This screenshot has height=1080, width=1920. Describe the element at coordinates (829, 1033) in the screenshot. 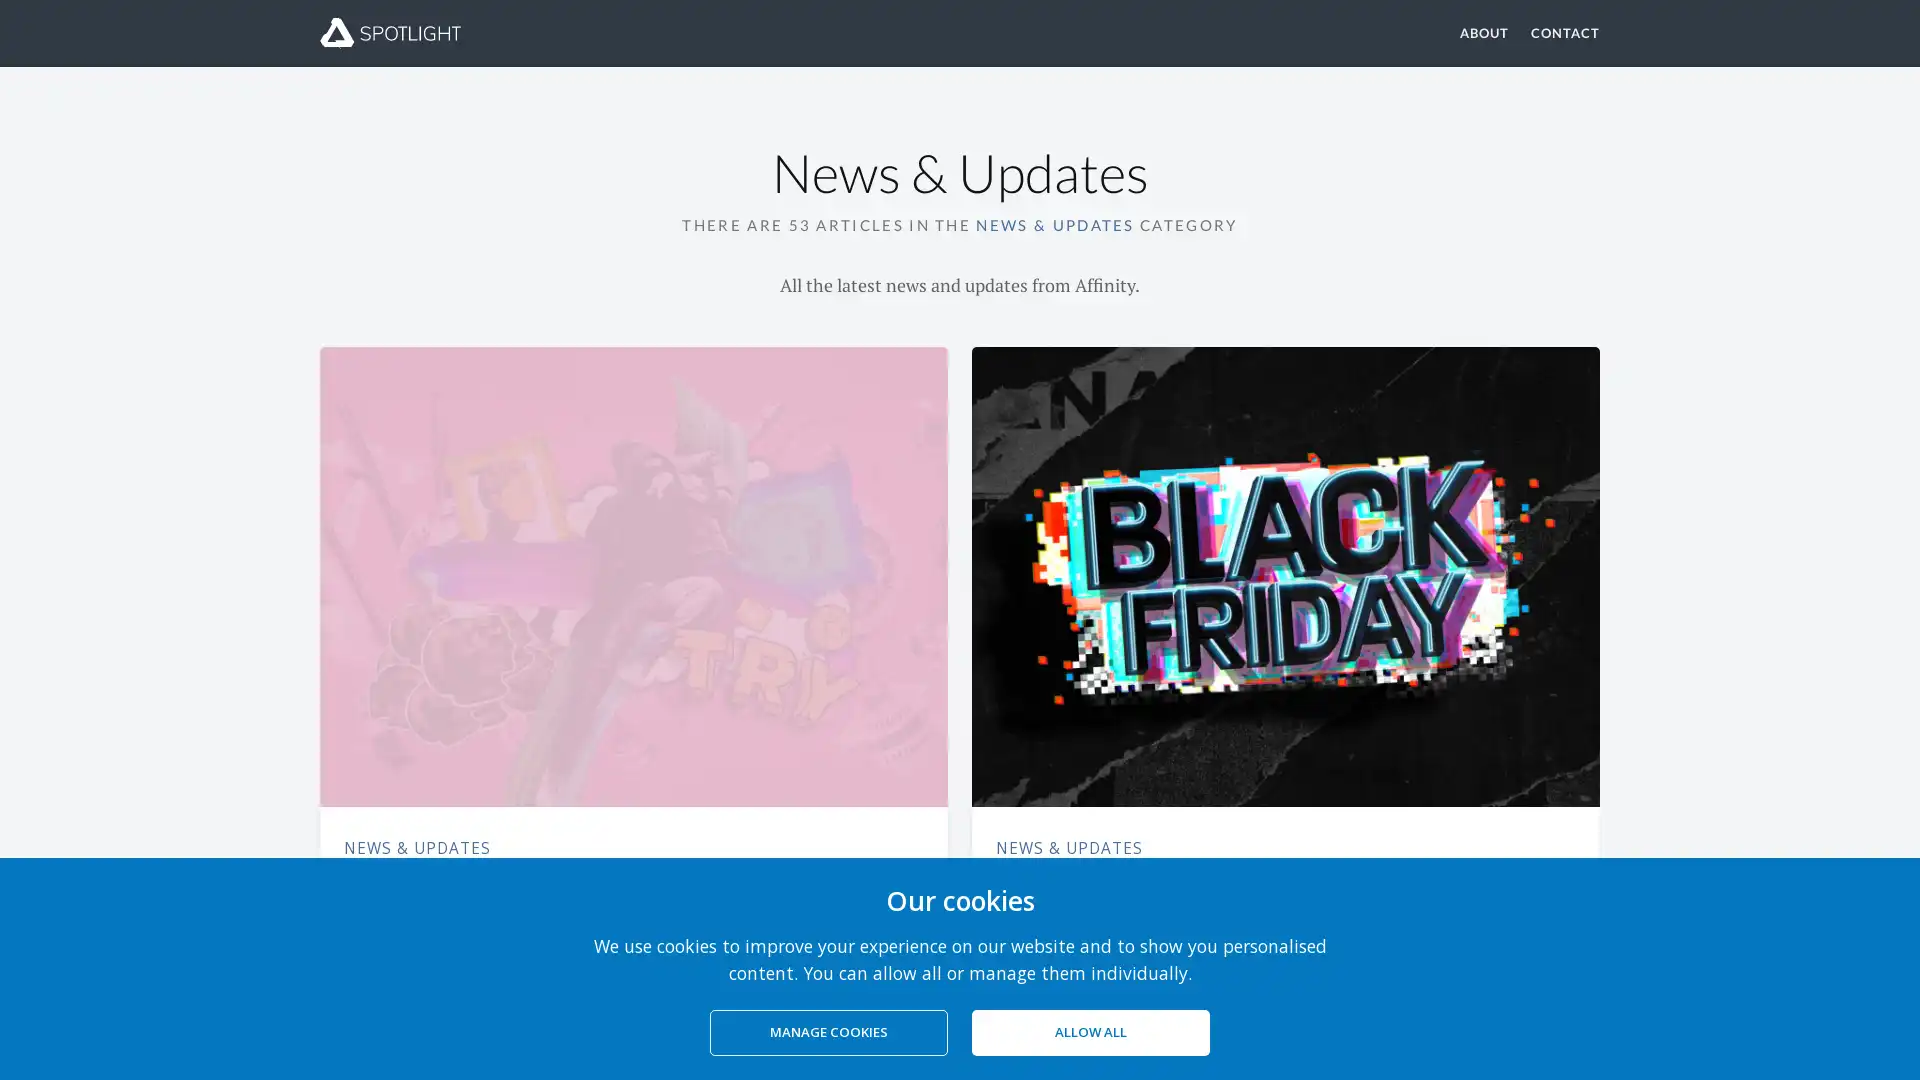

I see `MANAGE COOKIES` at that location.